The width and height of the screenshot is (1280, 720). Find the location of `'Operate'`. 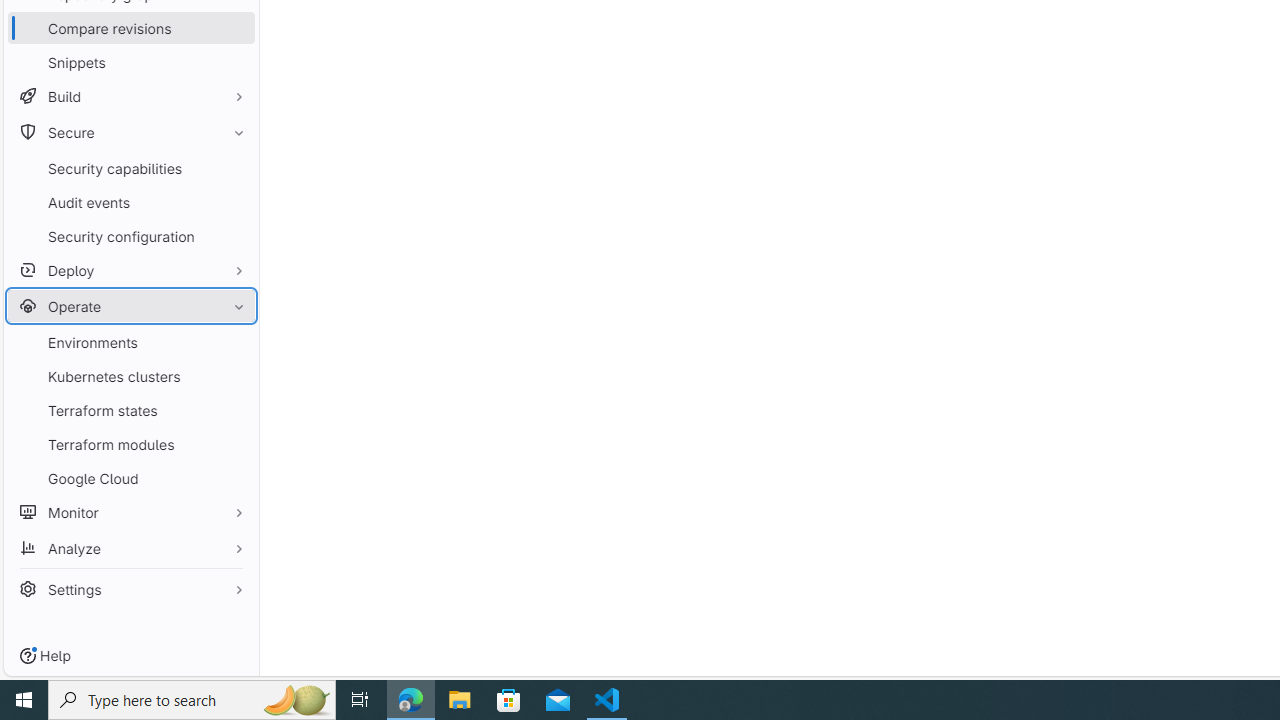

'Operate' is located at coordinates (130, 306).